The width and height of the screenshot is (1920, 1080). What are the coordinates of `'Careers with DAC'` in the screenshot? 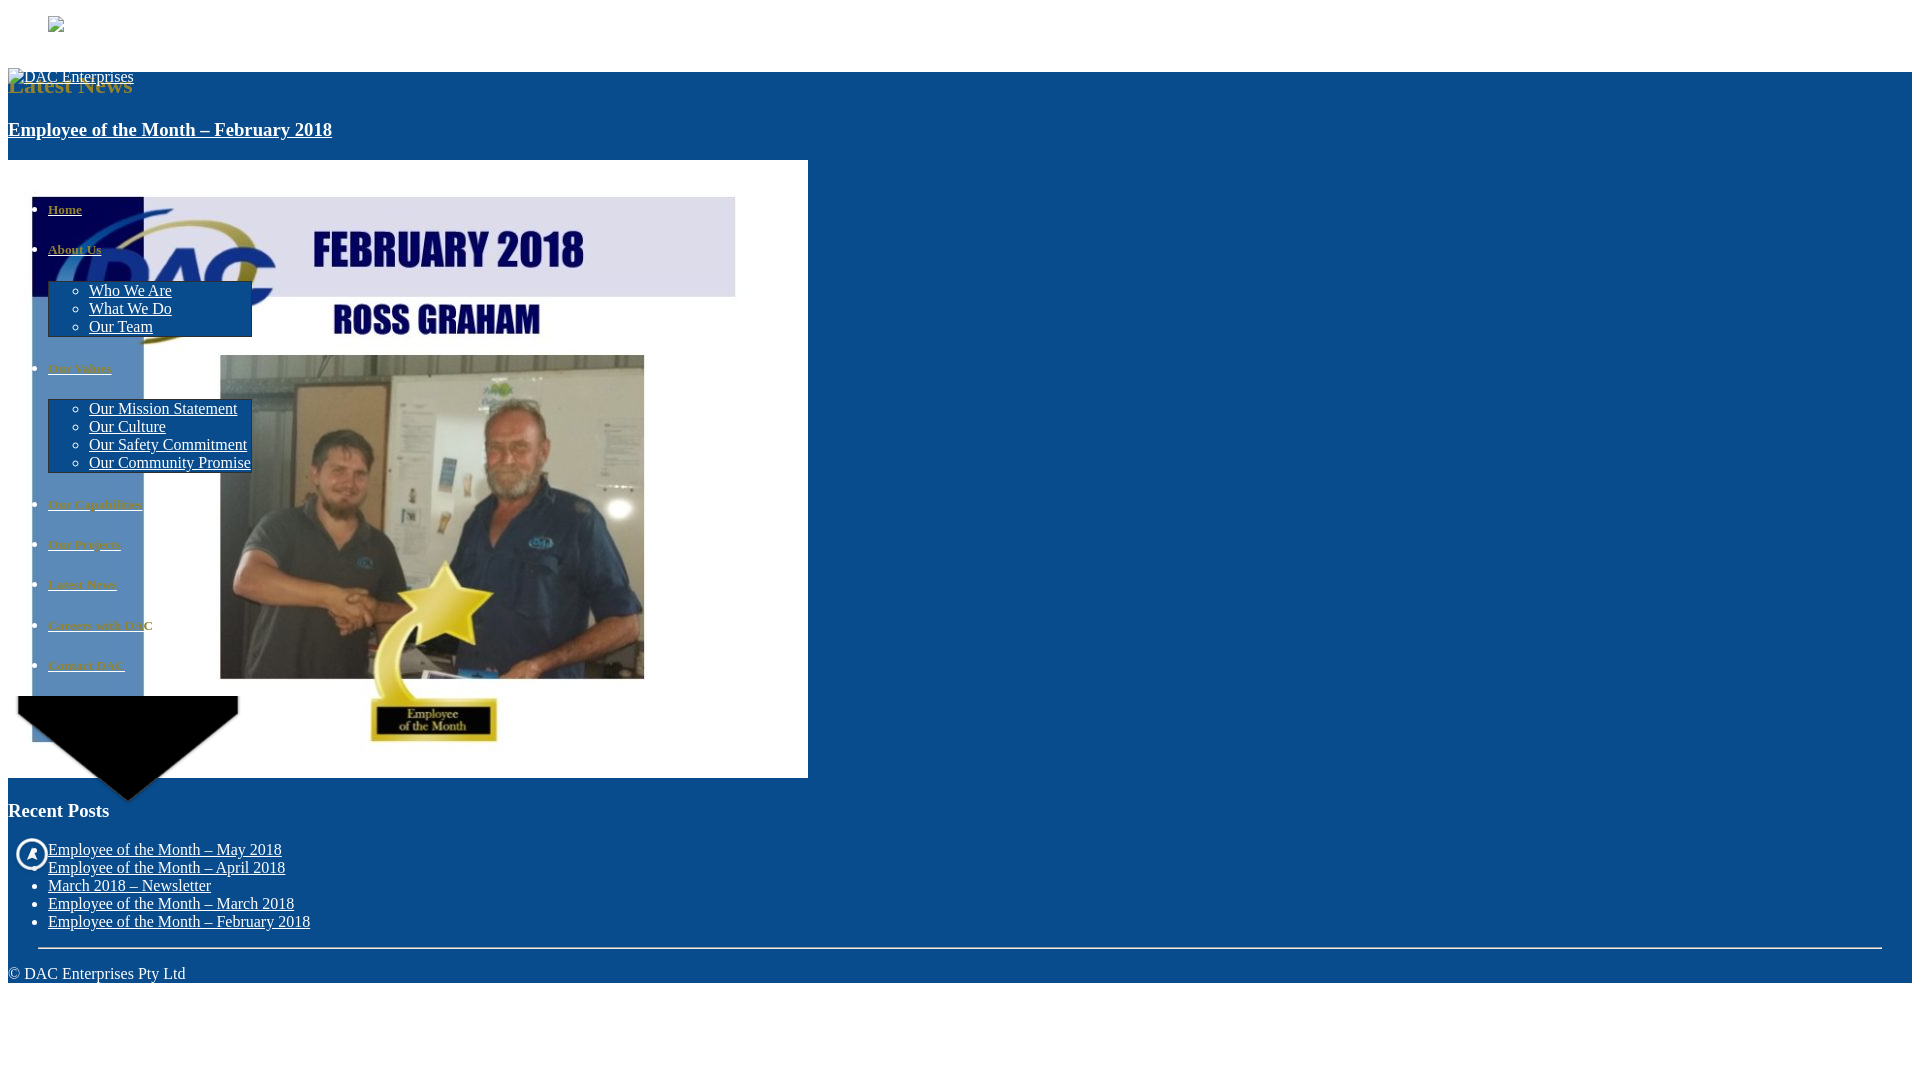 It's located at (148, 624).